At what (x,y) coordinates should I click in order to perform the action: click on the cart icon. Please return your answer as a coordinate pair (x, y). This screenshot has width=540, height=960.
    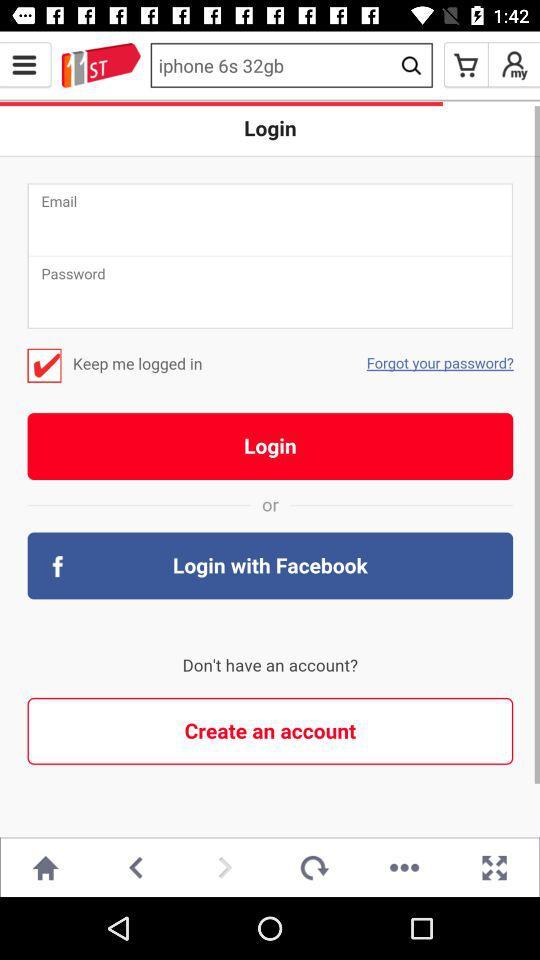
    Looking at the image, I should click on (466, 65).